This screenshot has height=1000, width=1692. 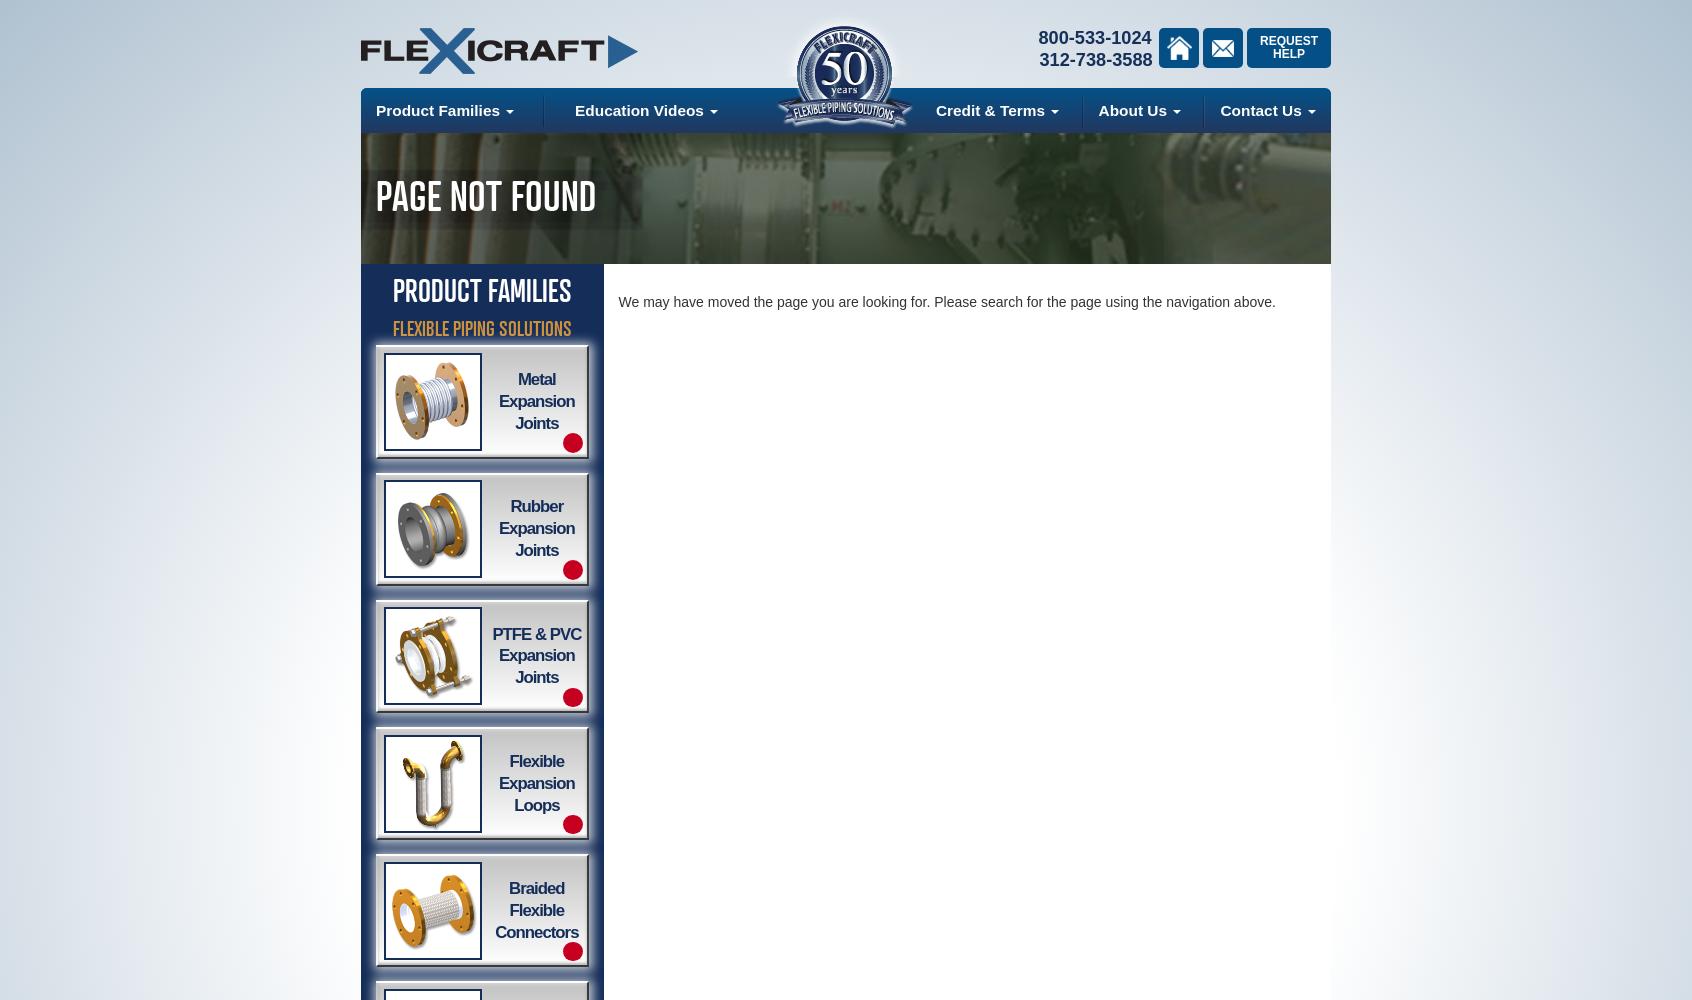 I want to click on 'Metal Expansion Joints', so click(x=536, y=401).